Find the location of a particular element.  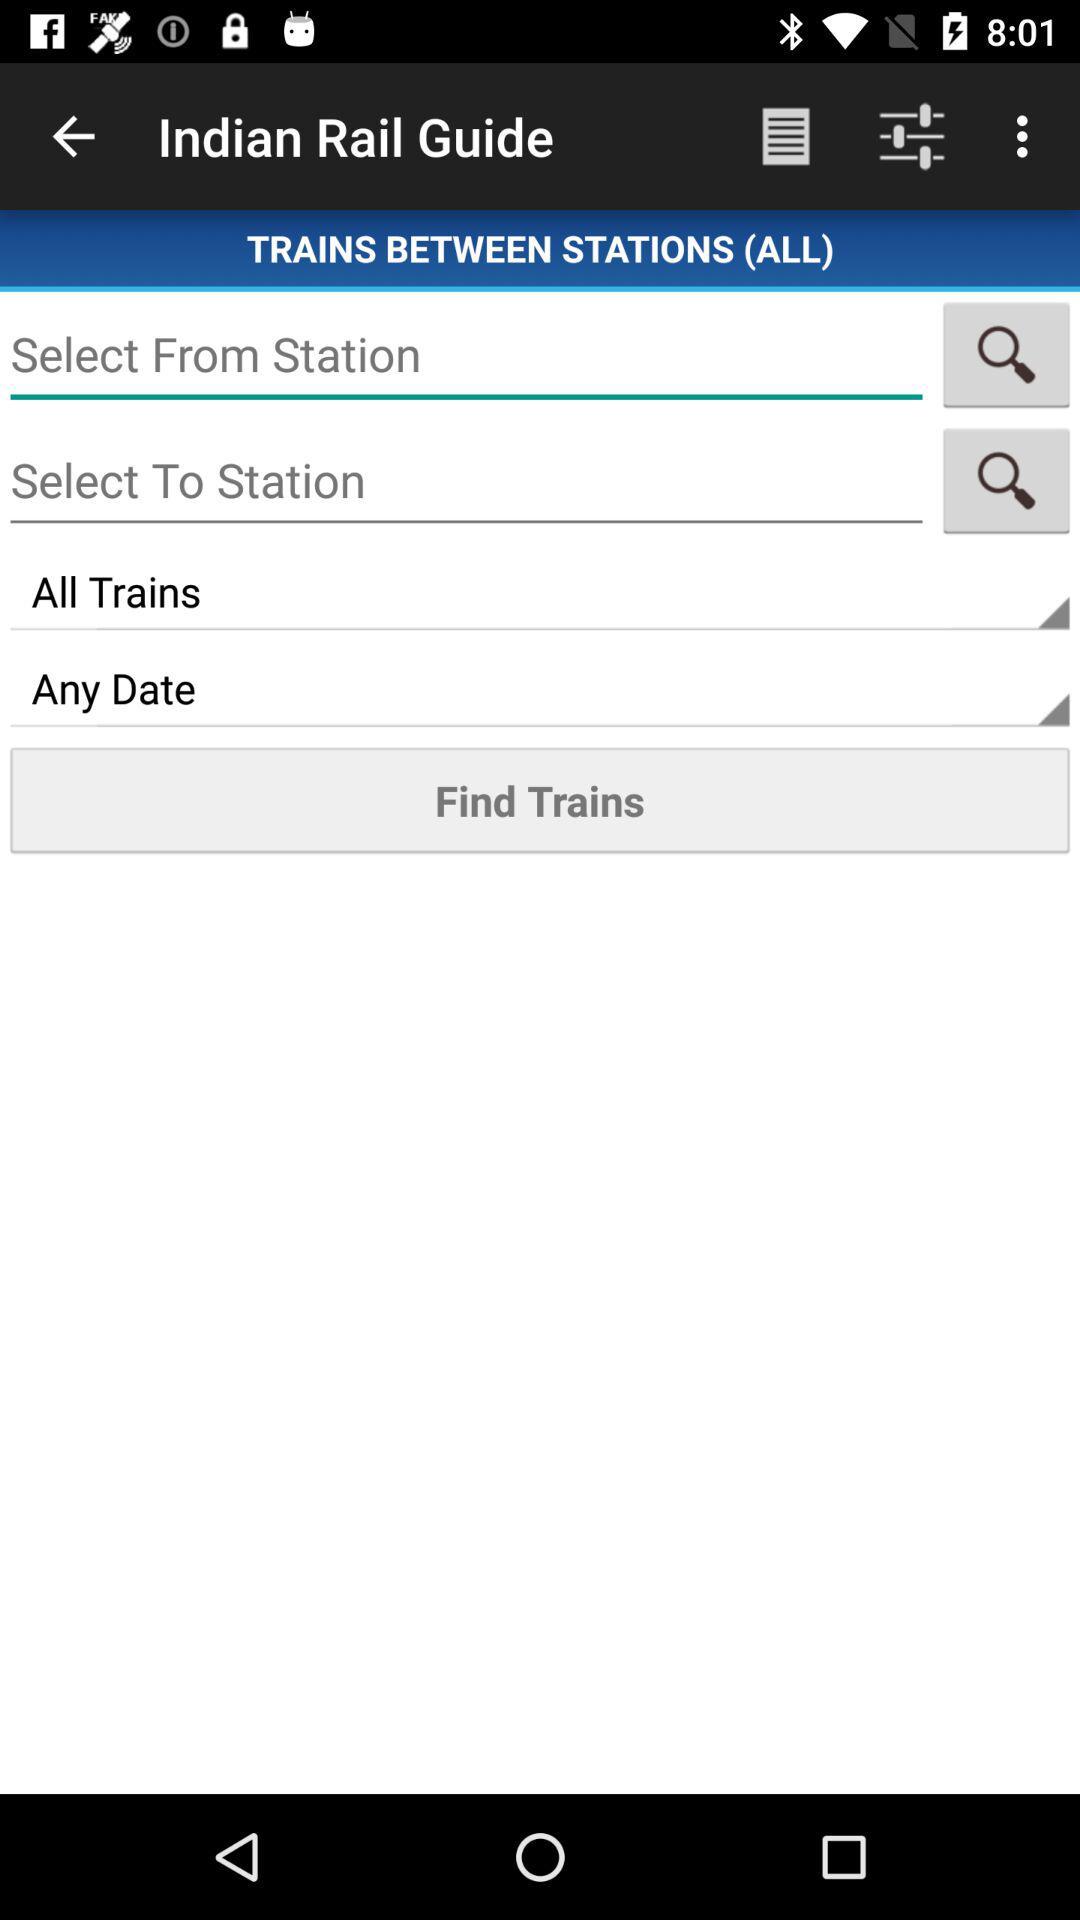

search stations is located at coordinates (1006, 480).